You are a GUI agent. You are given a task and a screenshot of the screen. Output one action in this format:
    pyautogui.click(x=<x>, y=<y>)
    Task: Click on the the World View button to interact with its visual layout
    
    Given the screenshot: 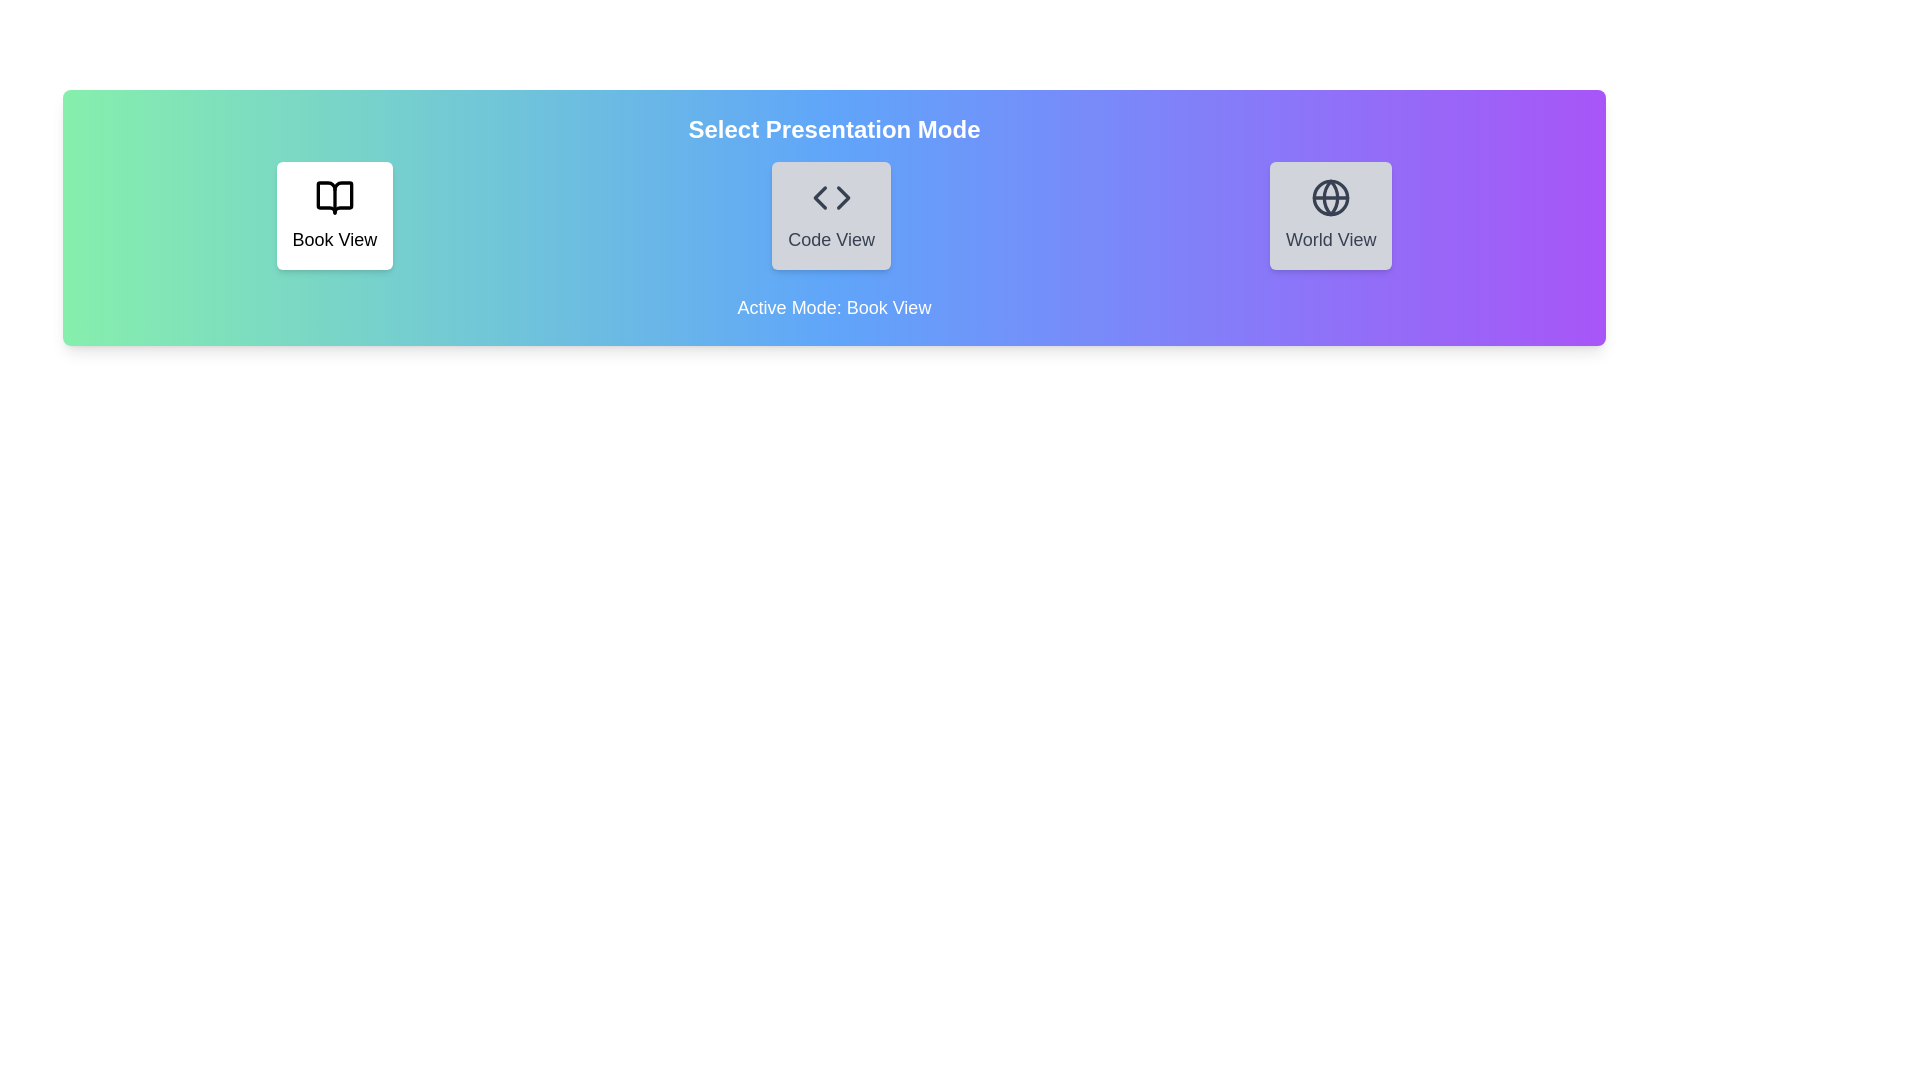 What is the action you would take?
    pyautogui.click(x=1331, y=216)
    